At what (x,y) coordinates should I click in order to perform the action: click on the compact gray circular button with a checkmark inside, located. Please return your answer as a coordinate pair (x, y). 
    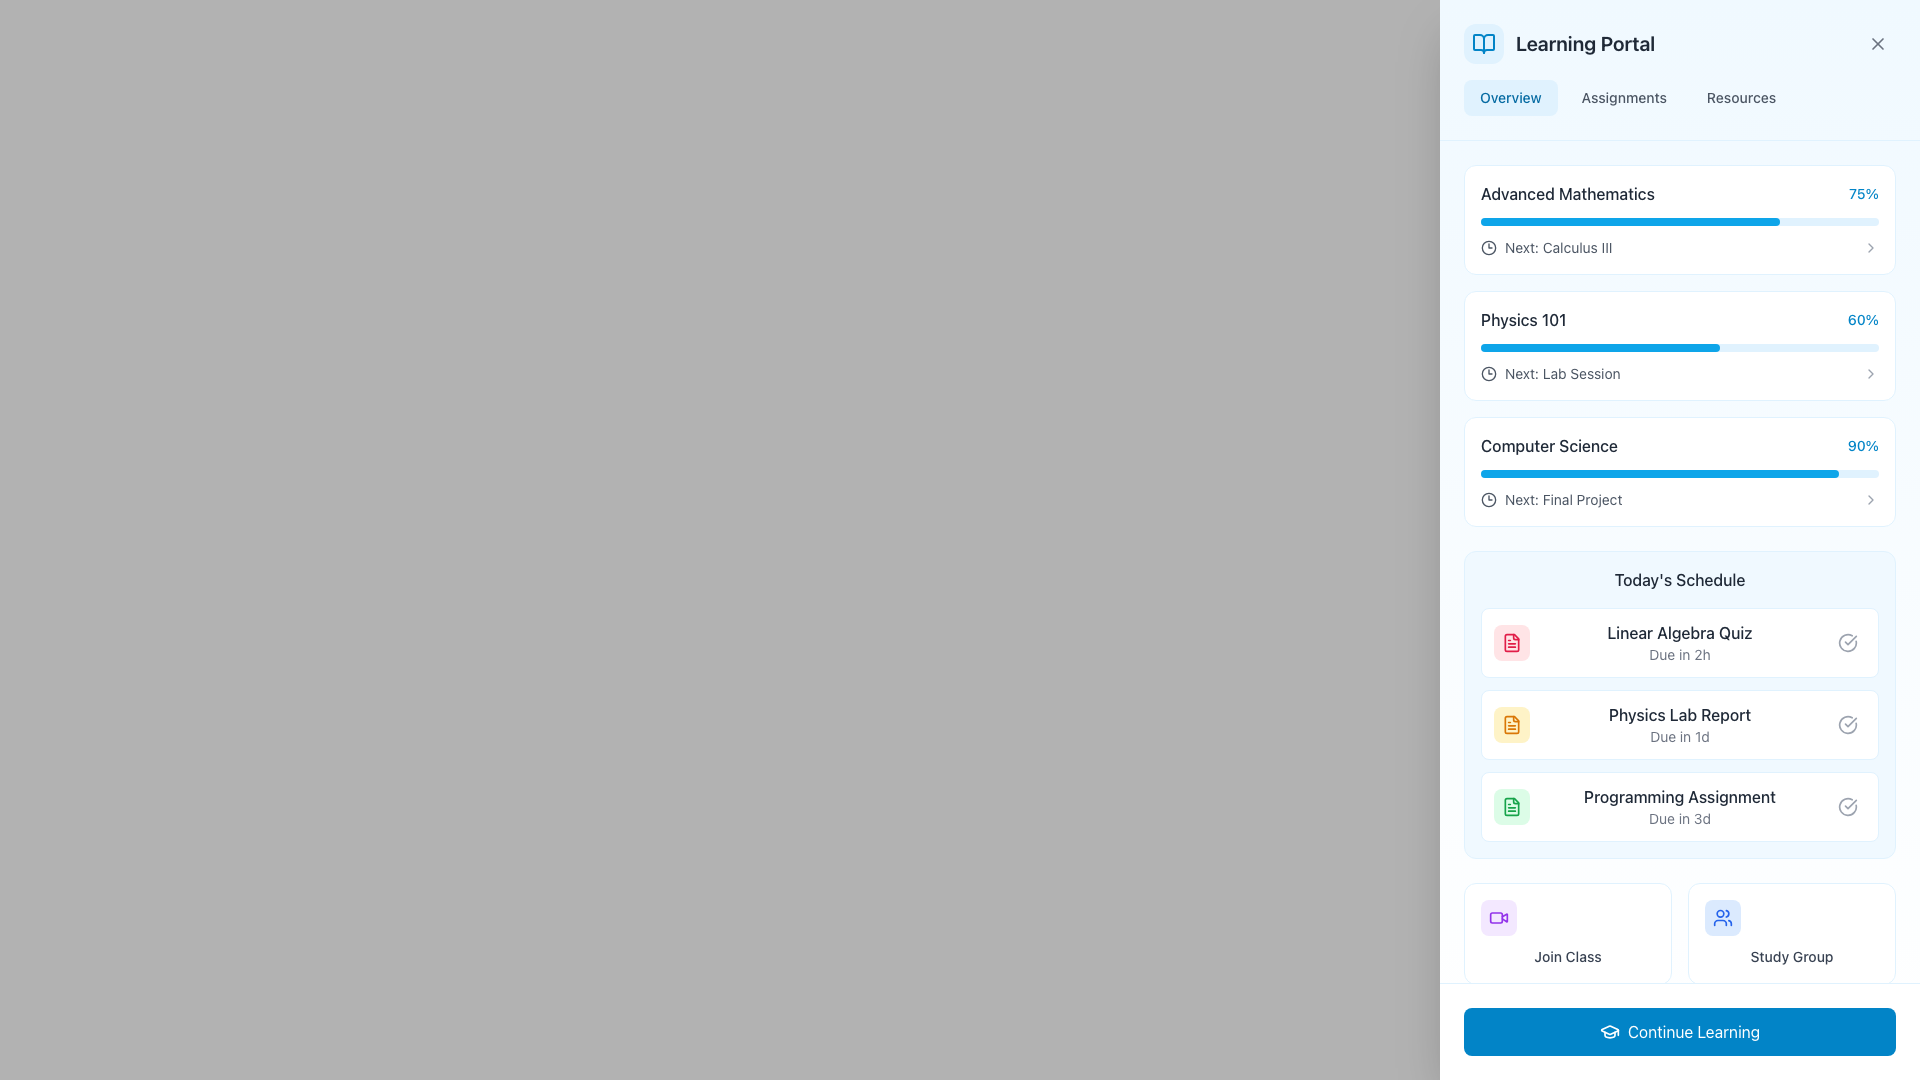
    Looking at the image, I should click on (1847, 725).